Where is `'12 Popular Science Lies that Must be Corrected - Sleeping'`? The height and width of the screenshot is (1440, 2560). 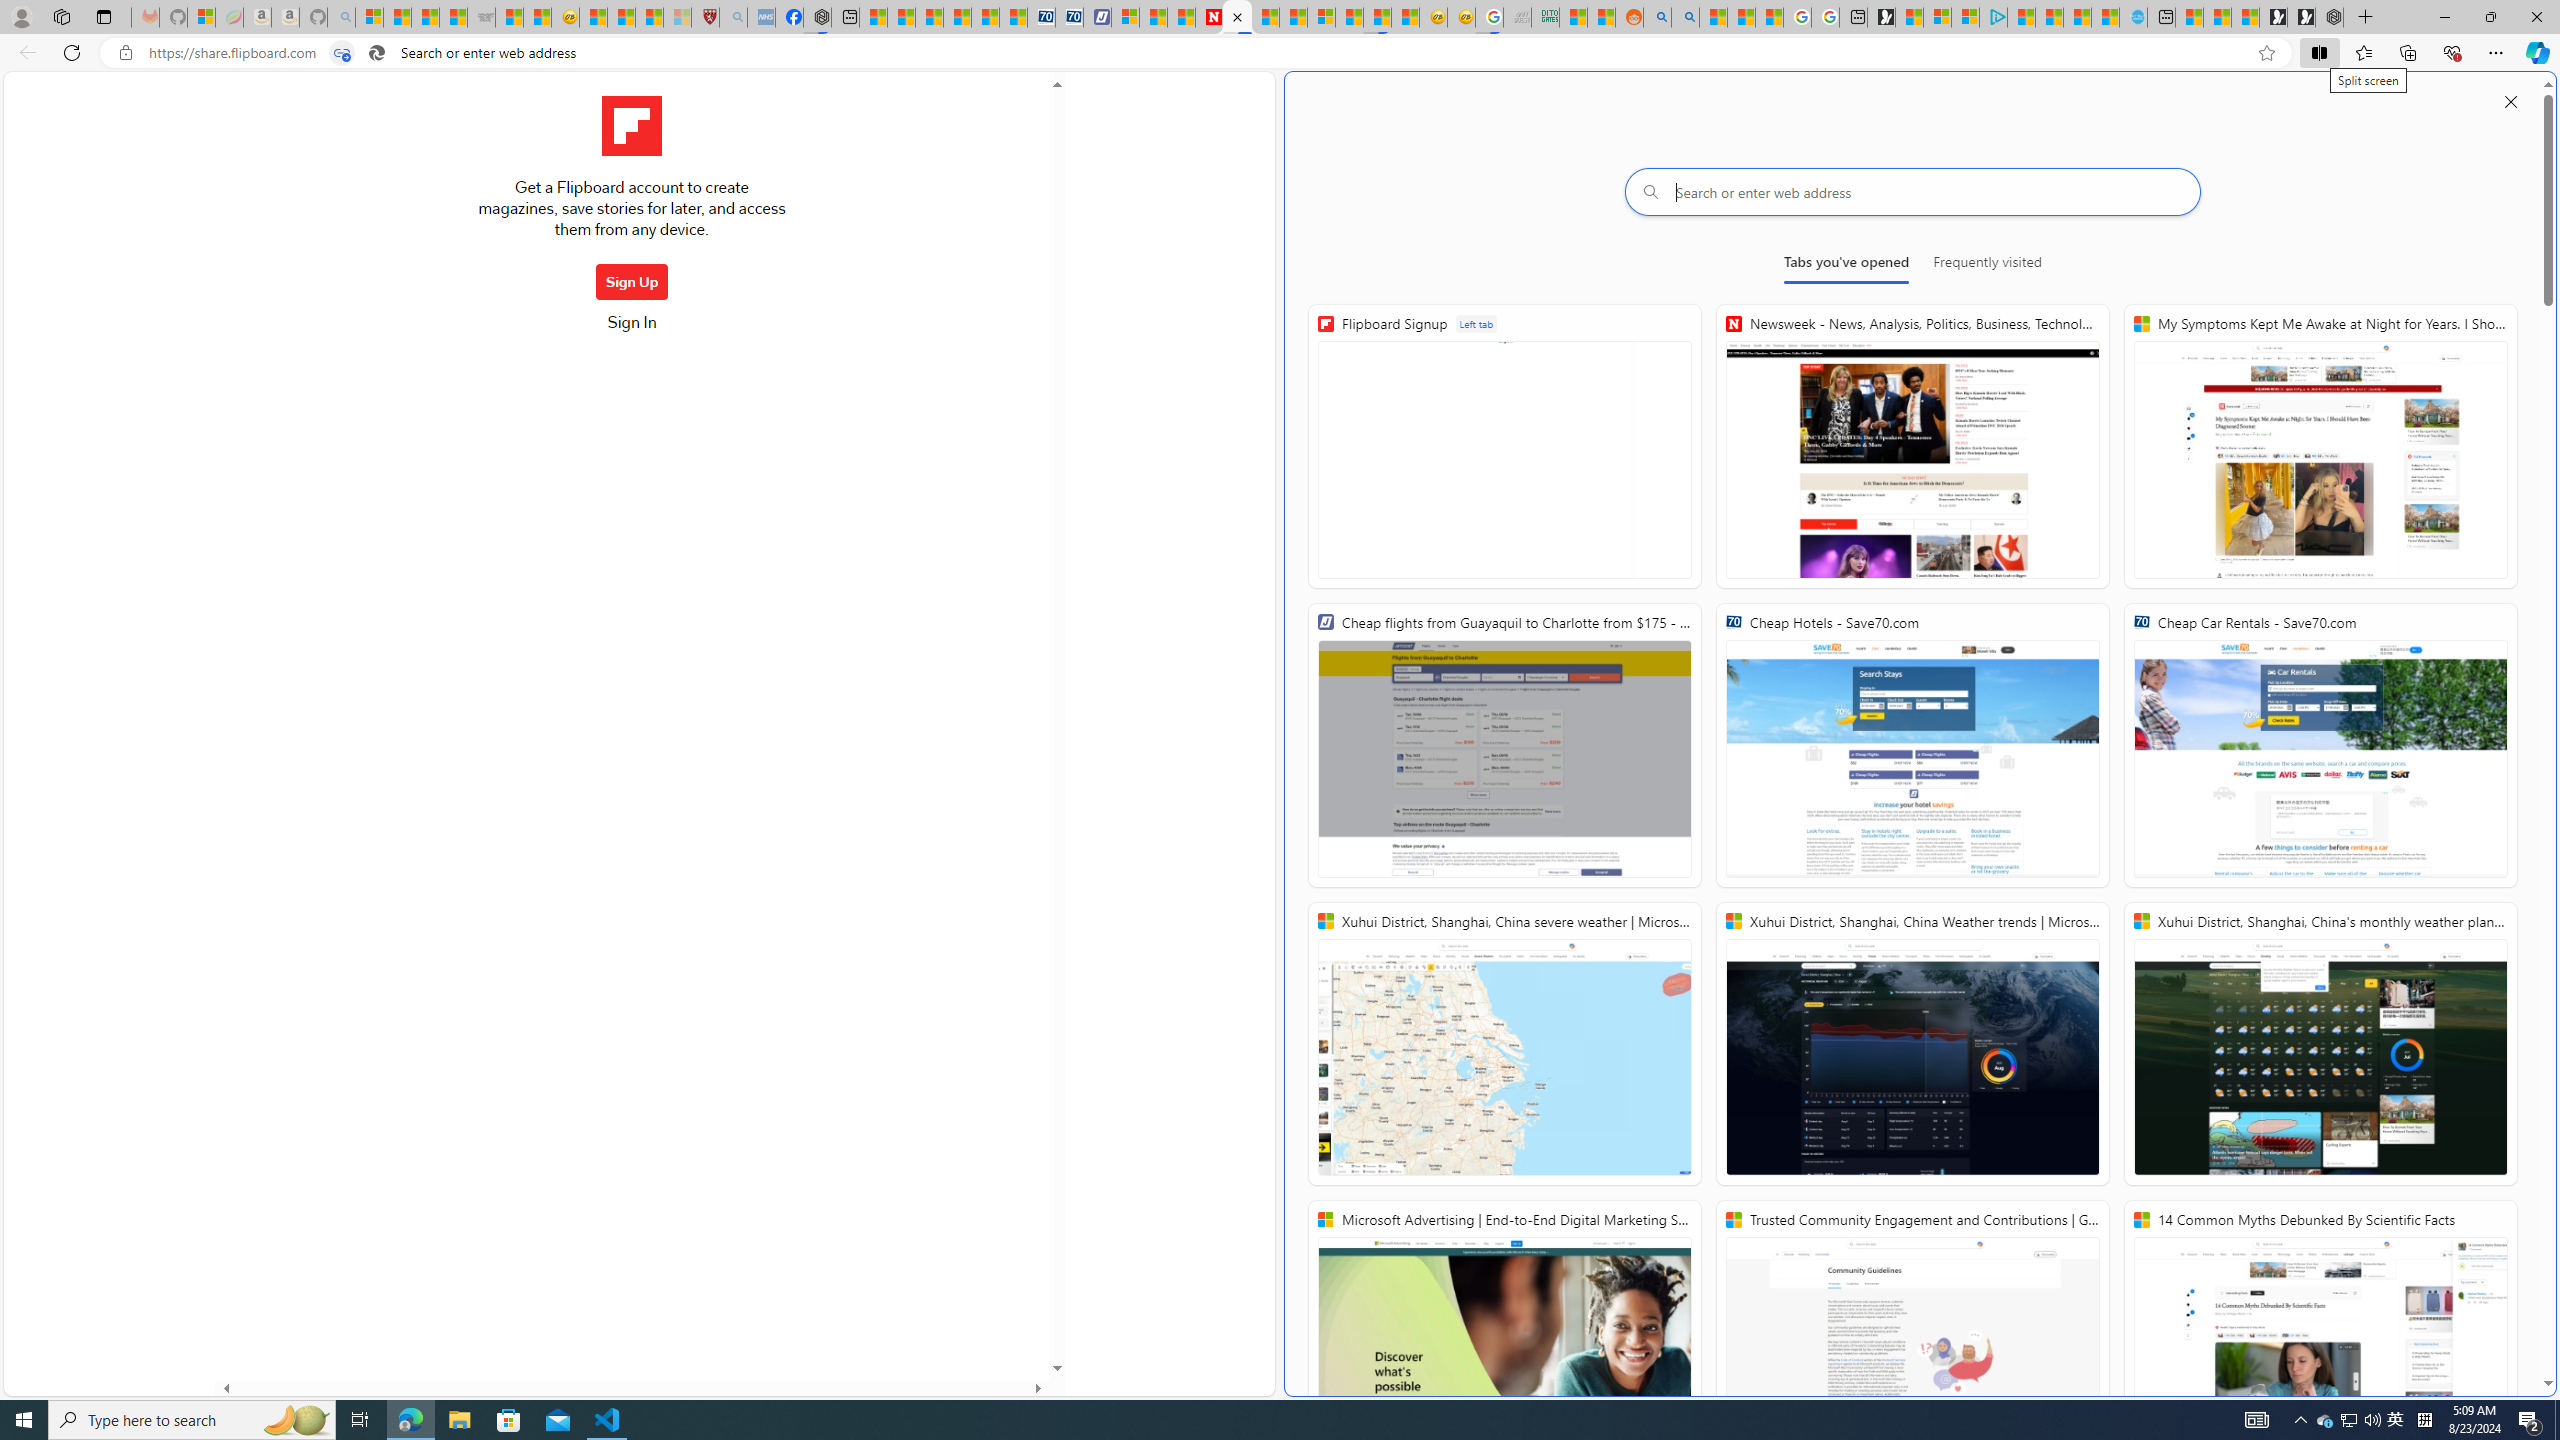
'12 Popular Science Lies that Must be Corrected - Sleeping' is located at coordinates (676, 16).